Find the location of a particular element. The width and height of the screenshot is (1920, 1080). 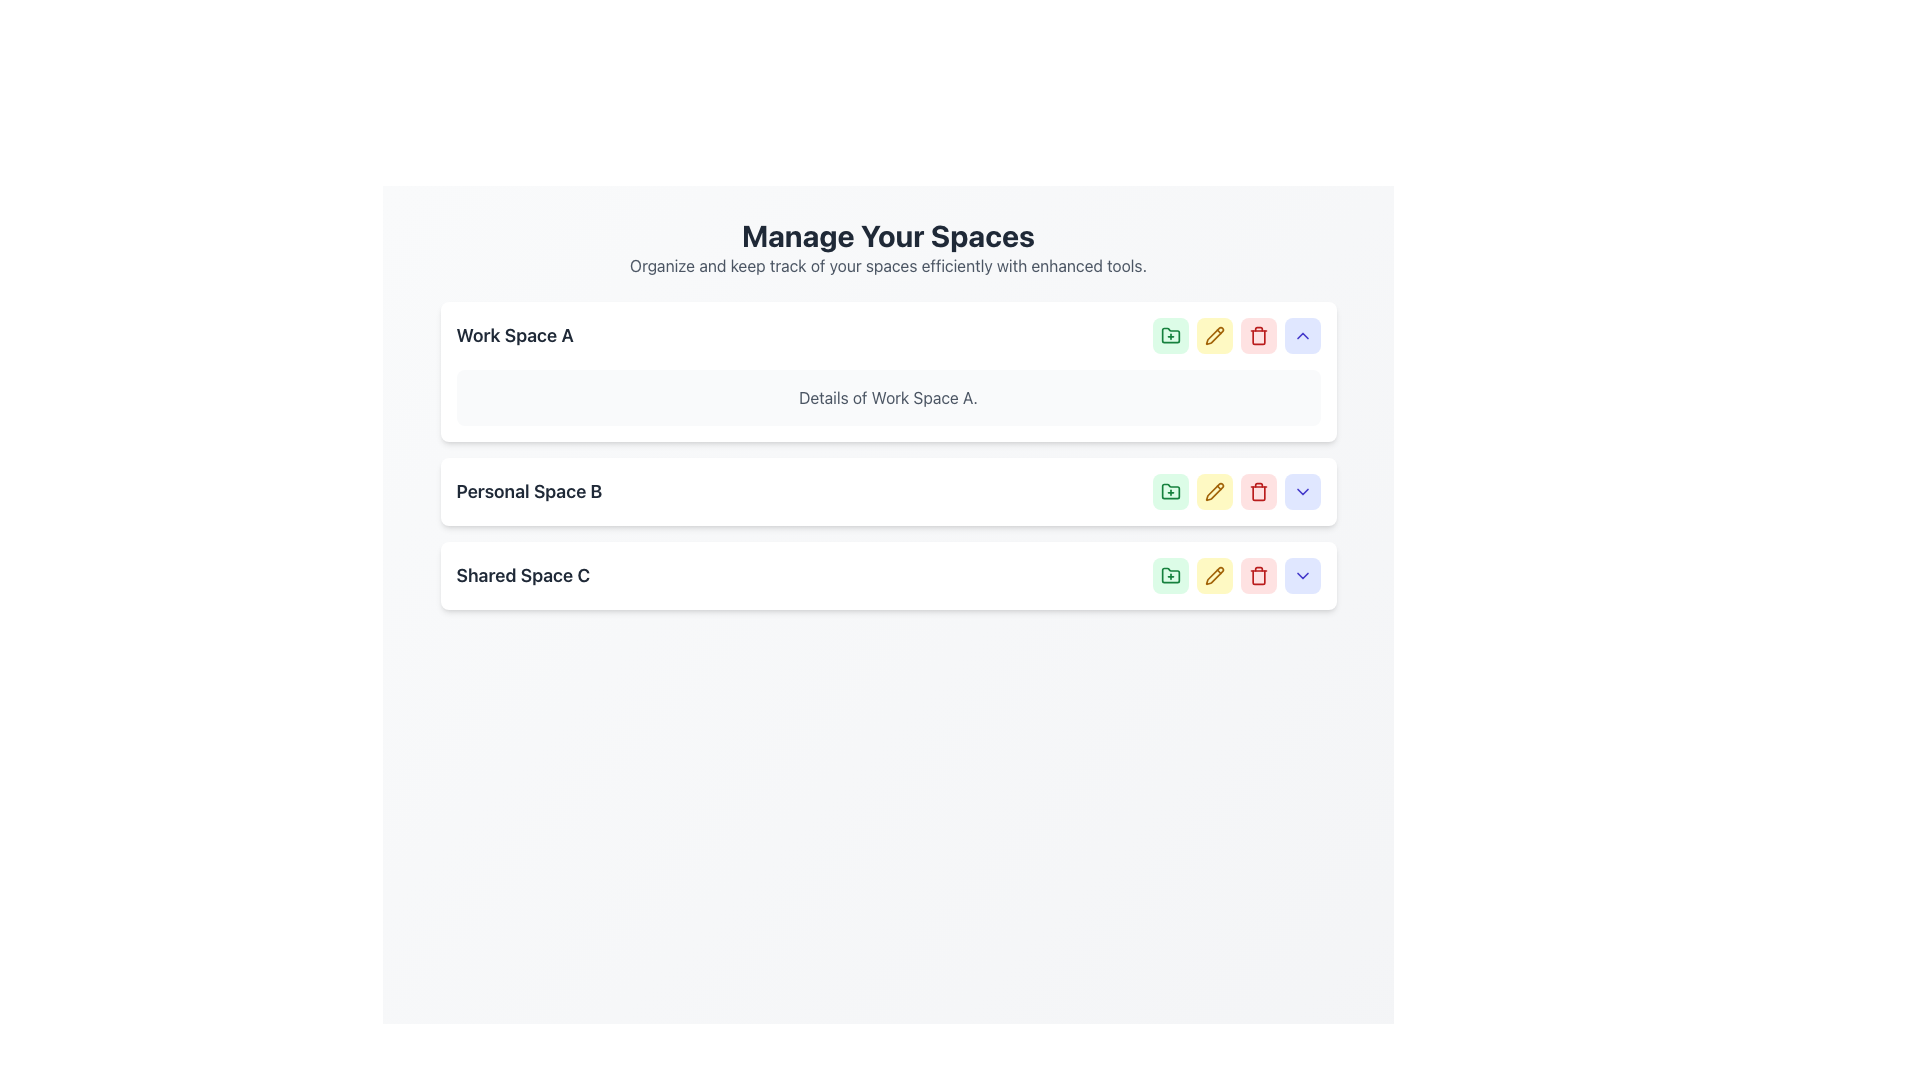

text content of the Text block displaying 'Details of Work Space A.' which is styled with subtle gray tones and rounded corners, located beneath the heading 'Work Space A' in the first card of the workspace list is located at coordinates (887, 397).